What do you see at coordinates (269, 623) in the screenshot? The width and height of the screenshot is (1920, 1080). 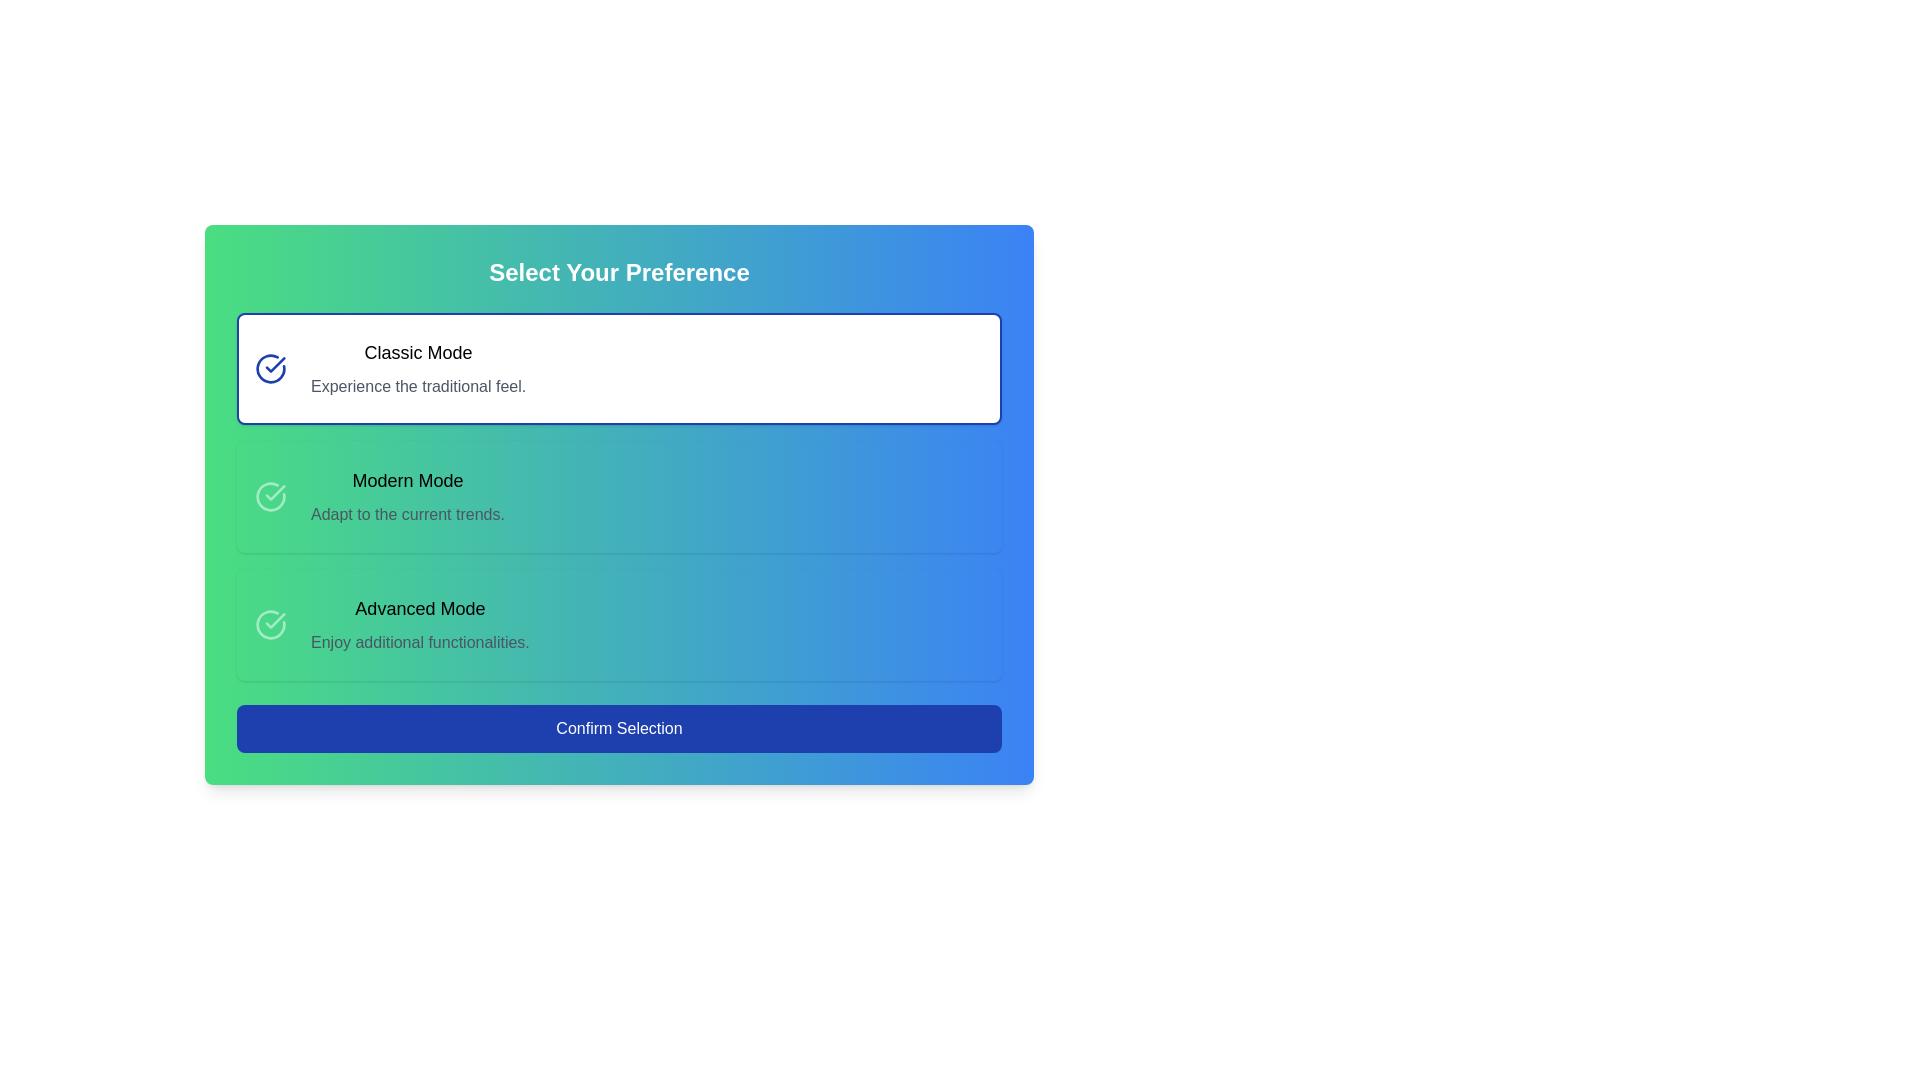 I see `the decorative graphical element that indicates the selected state of the 'Advanced Mode' option within the SVG interface` at bounding box center [269, 623].